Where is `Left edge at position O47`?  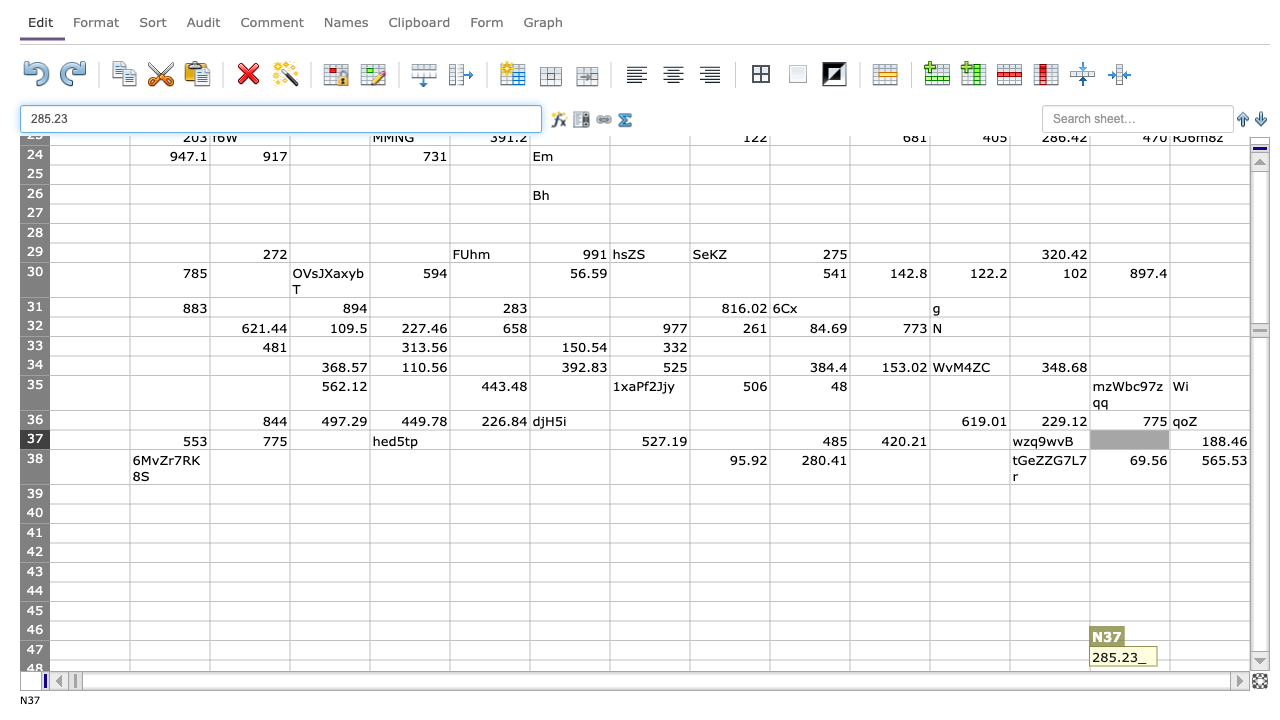
Left edge at position O47 is located at coordinates (1170, 650).